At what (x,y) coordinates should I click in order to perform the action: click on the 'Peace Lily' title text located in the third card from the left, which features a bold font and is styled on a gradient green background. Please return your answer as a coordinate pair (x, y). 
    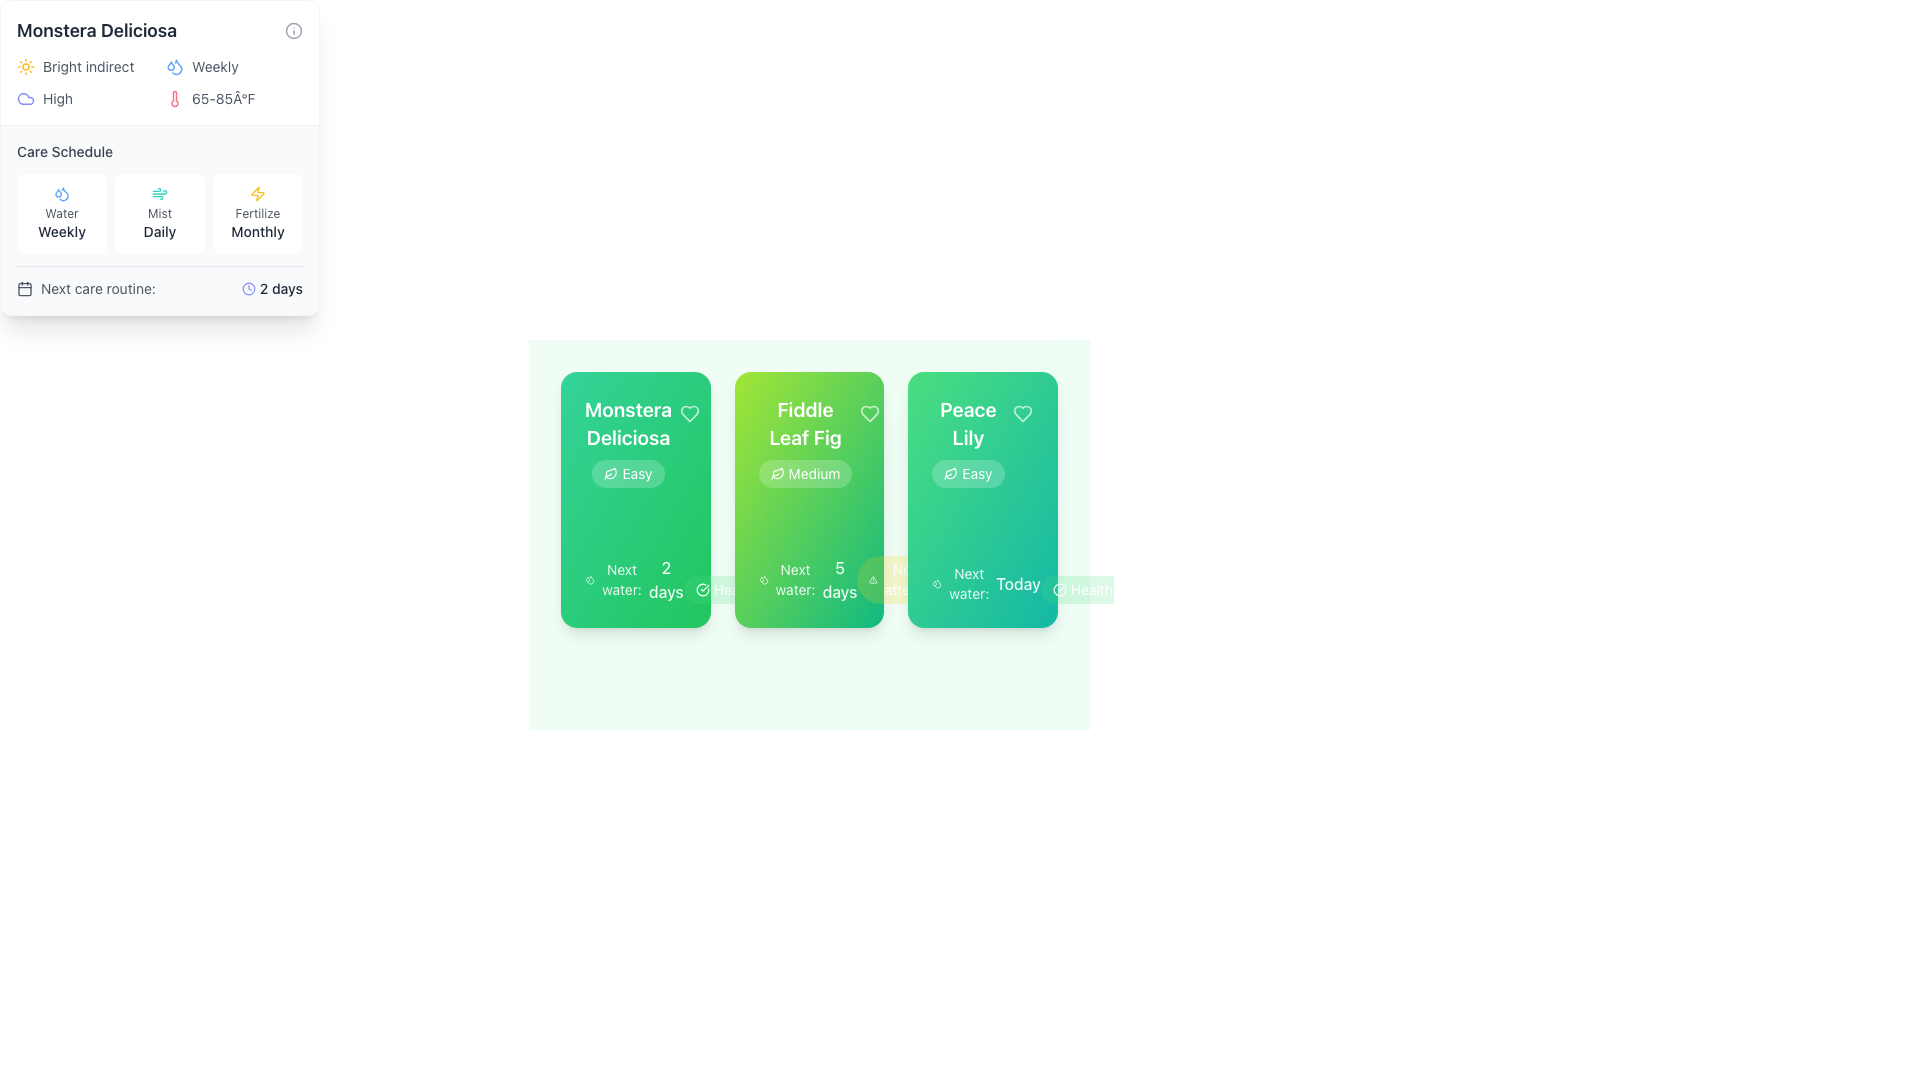
    Looking at the image, I should click on (968, 441).